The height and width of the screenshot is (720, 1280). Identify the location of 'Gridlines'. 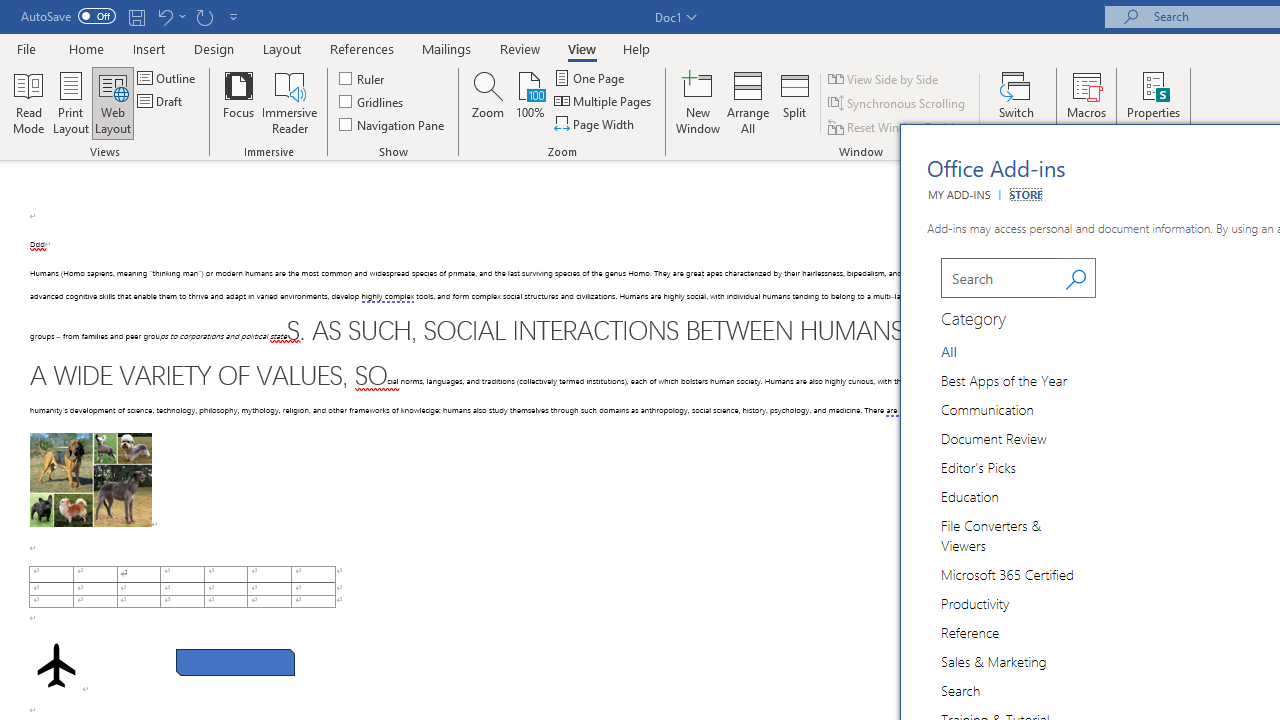
(372, 101).